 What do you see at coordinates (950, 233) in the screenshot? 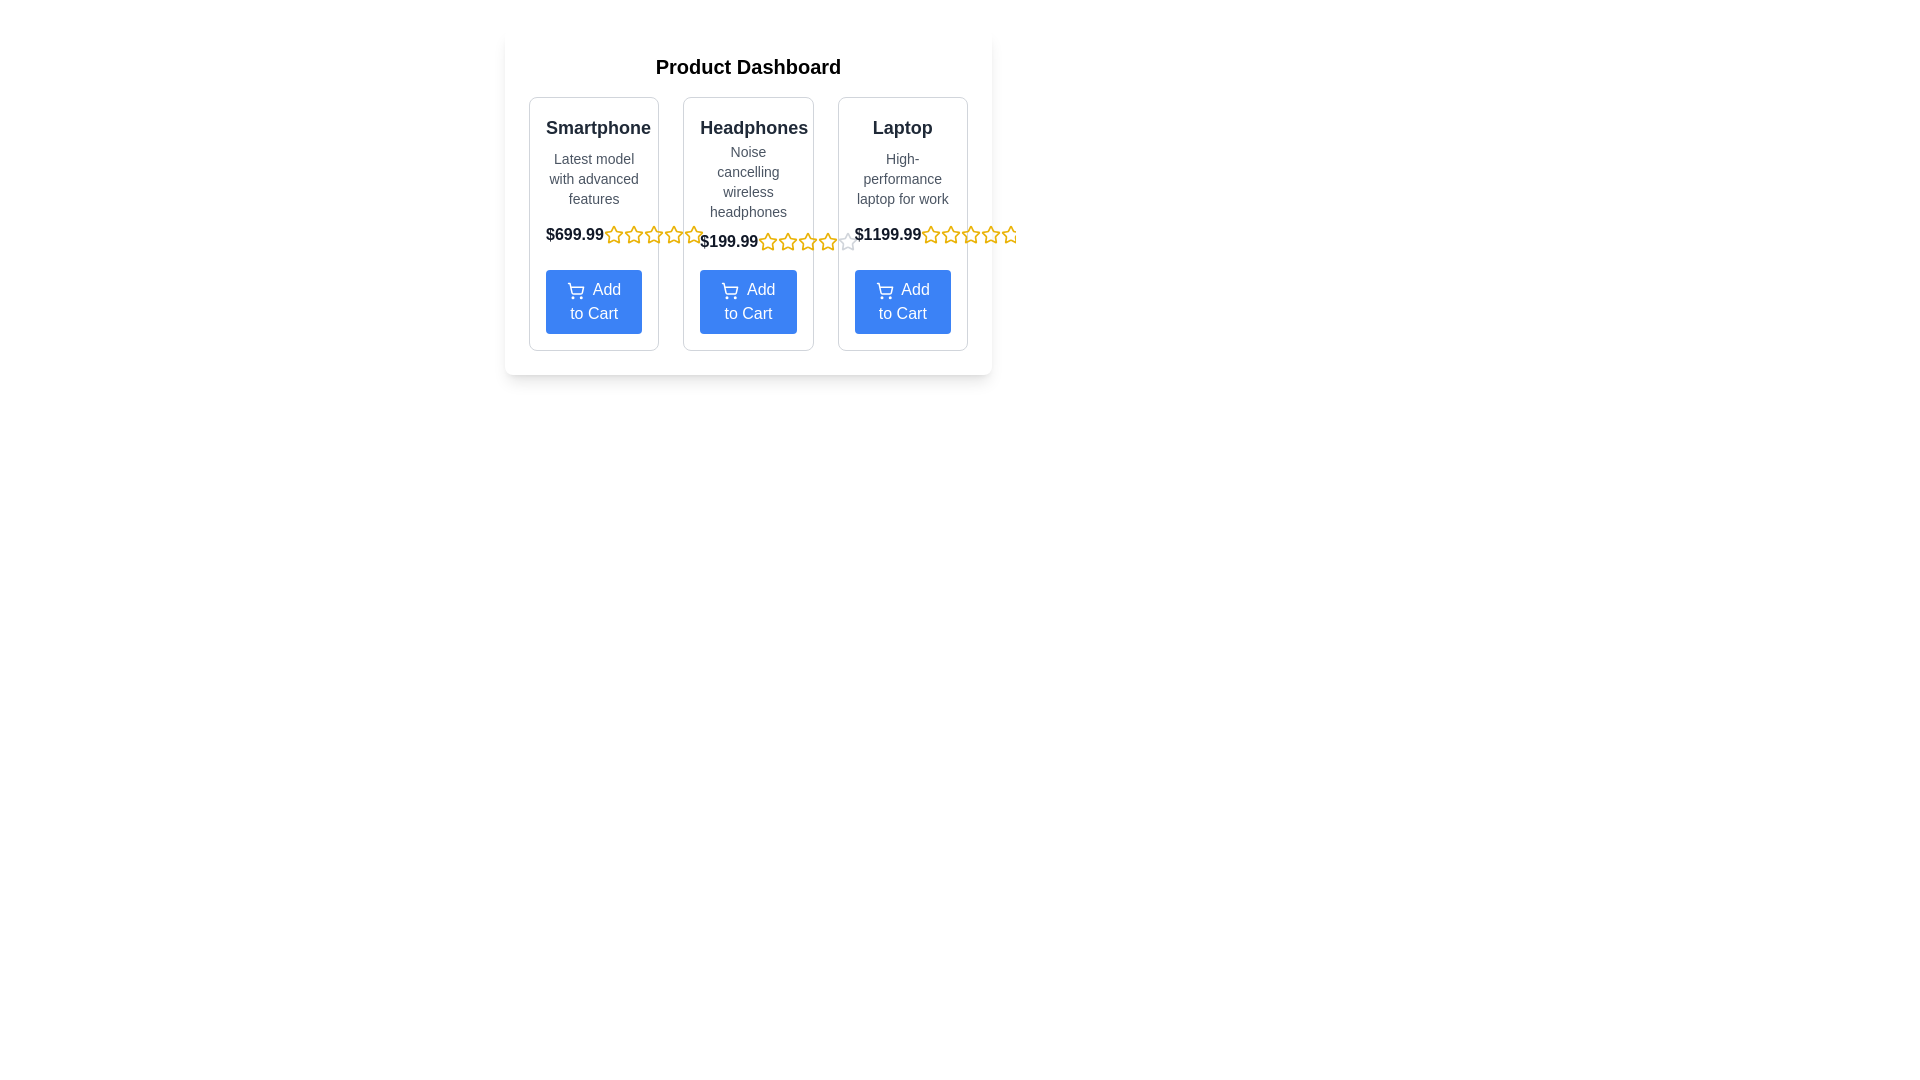
I see `the second rating star icon` at bounding box center [950, 233].